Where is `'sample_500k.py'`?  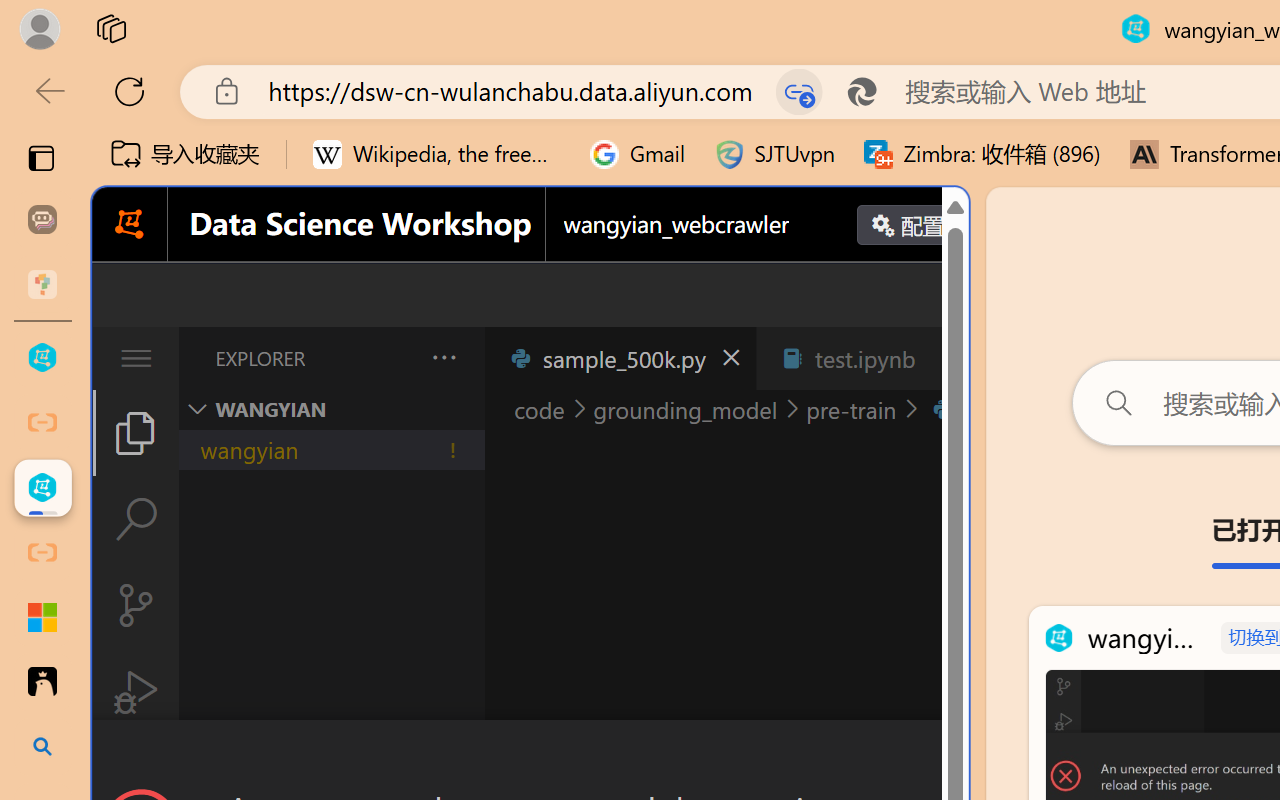 'sample_500k.py' is located at coordinates (619, 358).